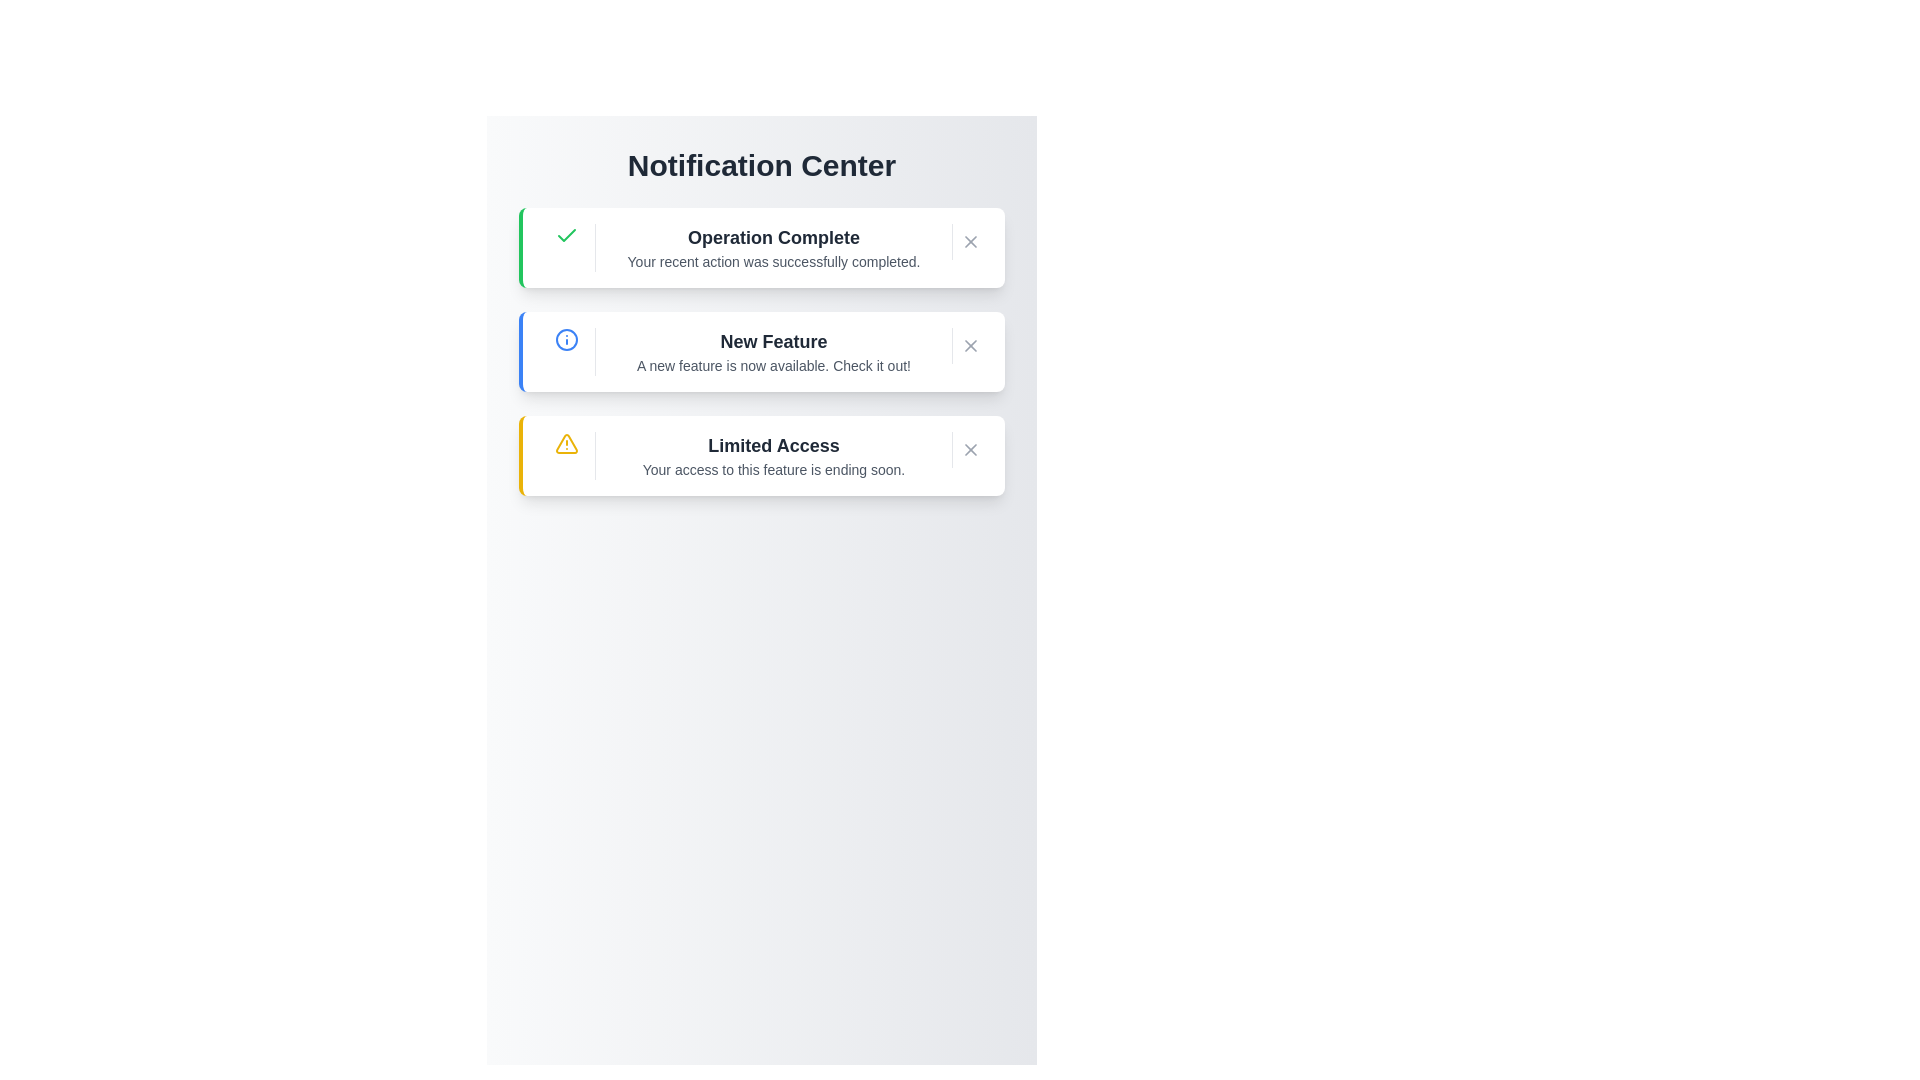 The width and height of the screenshot is (1920, 1080). Describe the element at coordinates (772, 445) in the screenshot. I see `title text of the notification card located in the third row of the Notification Center` at that location.